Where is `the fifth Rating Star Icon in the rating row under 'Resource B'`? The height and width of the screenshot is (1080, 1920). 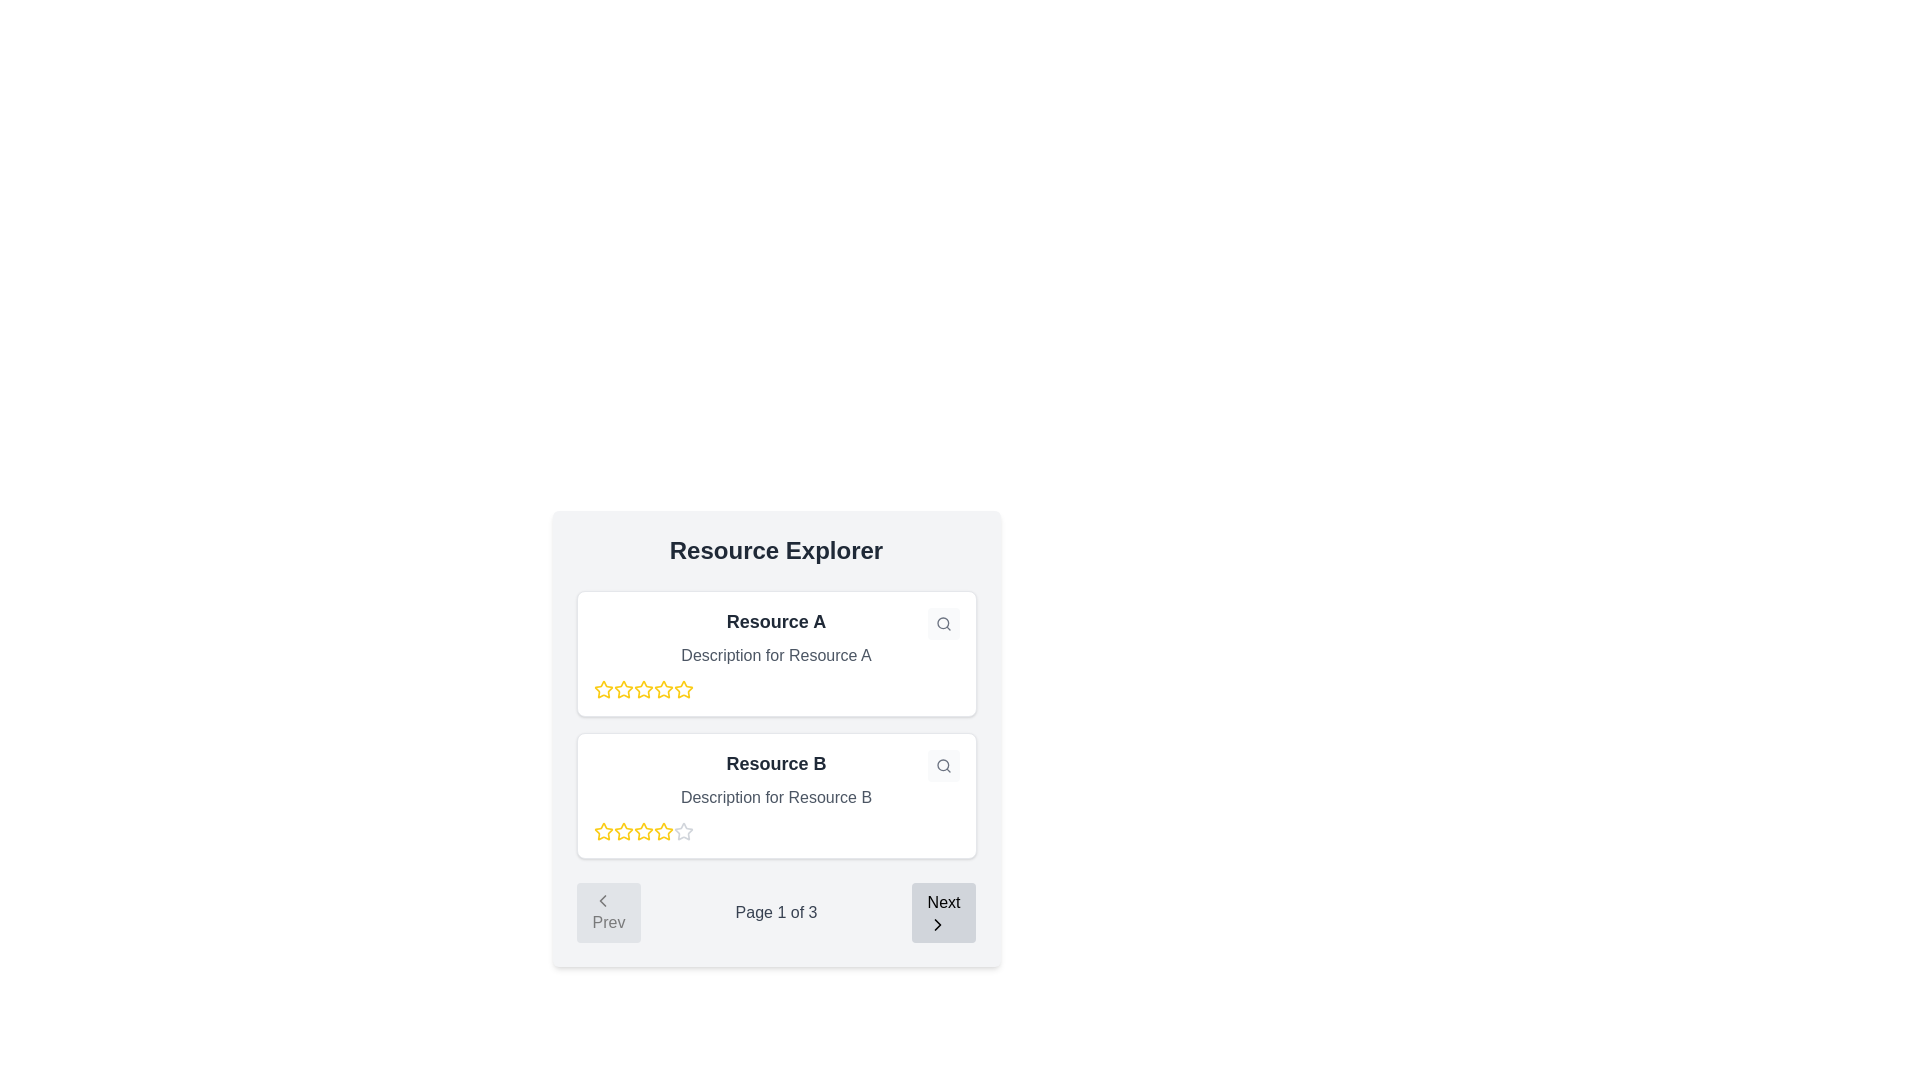 the fifth Rating Star Icon in the rating row under 'Resource B' is located at coordinates (643, 832).